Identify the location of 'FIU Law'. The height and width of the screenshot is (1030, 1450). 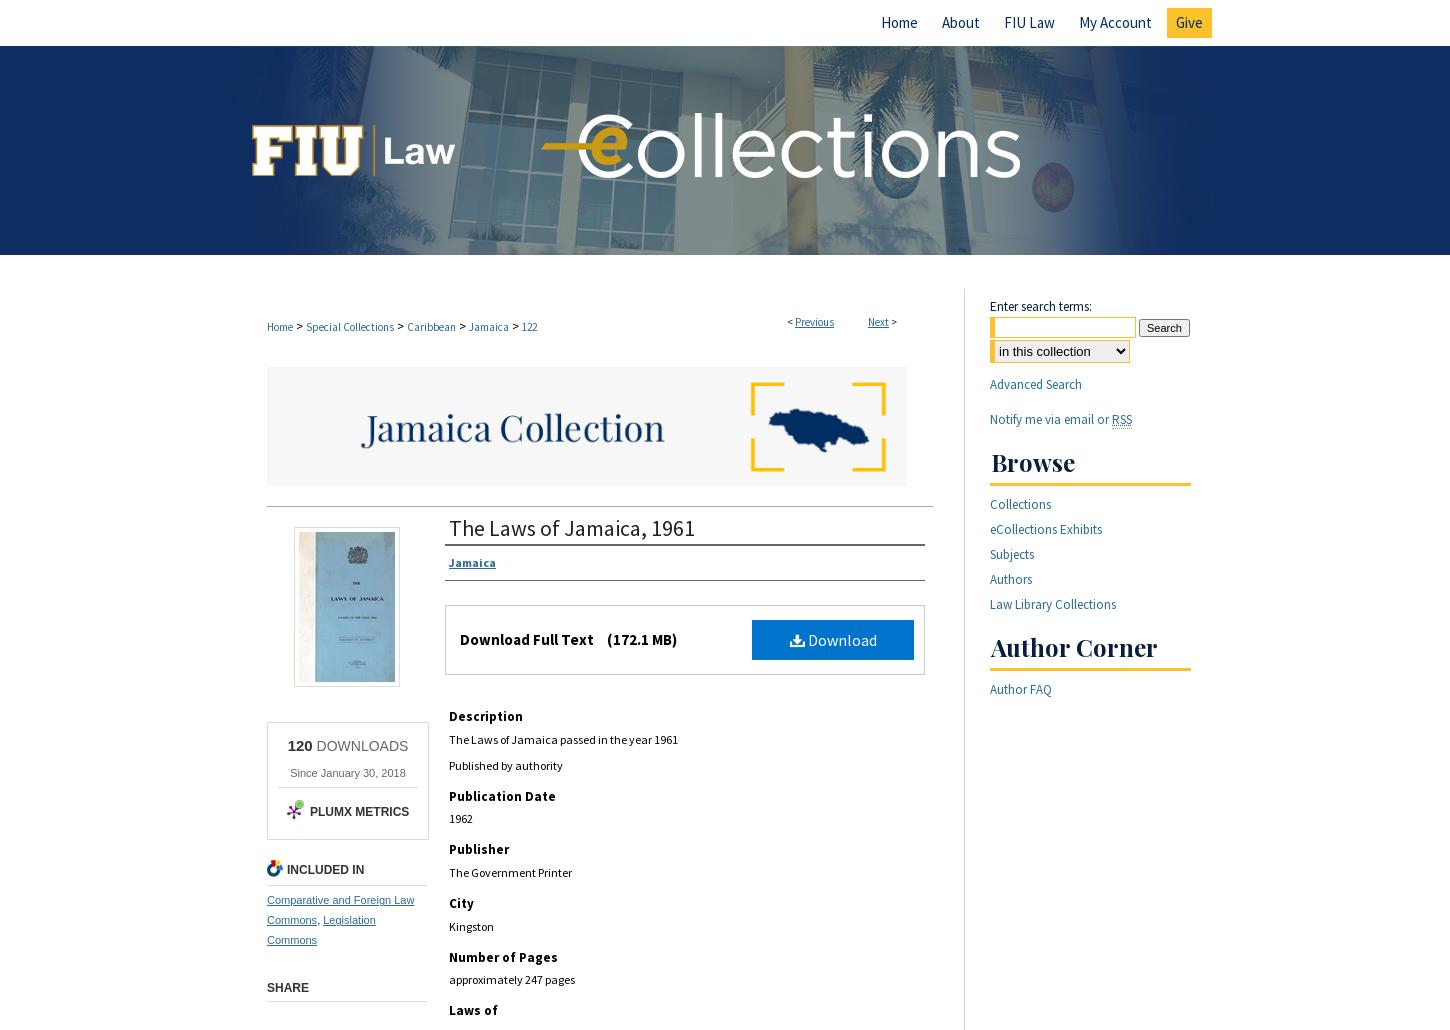
(1029, 22).